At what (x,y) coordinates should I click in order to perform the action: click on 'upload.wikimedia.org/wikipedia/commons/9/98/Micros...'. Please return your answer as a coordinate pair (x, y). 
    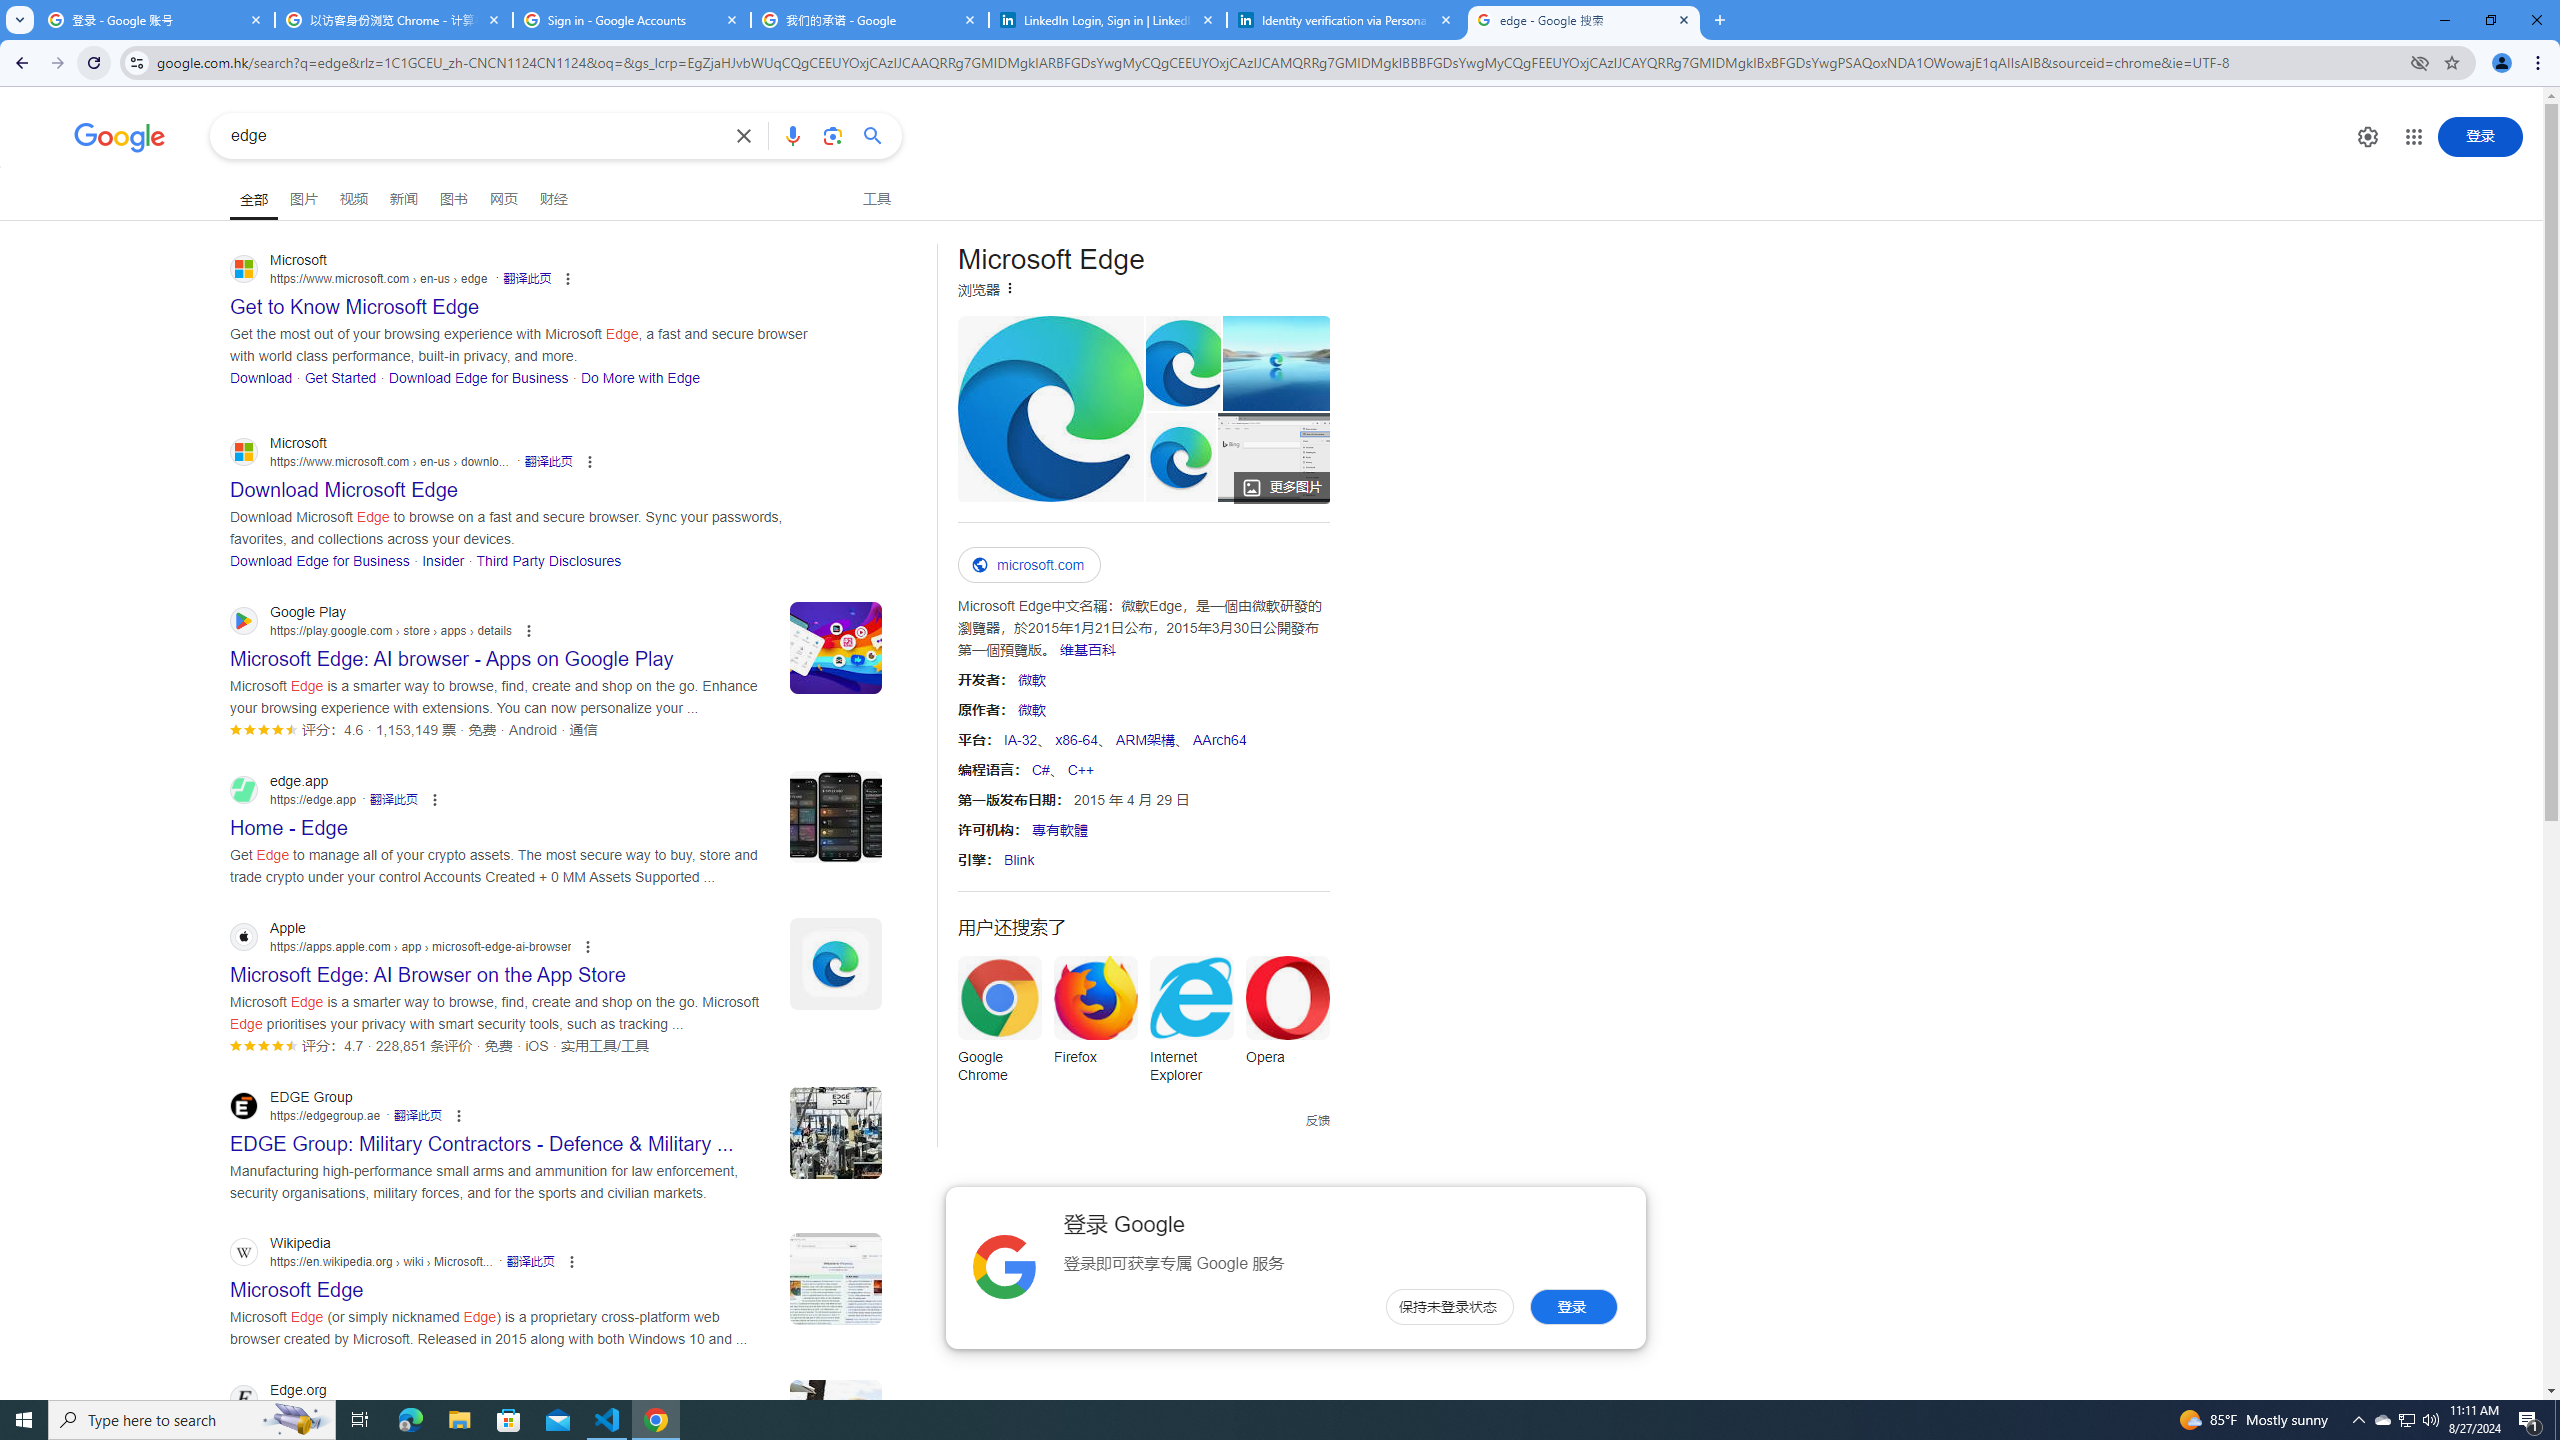
    Looking at the image, I should click on (1049, 407).